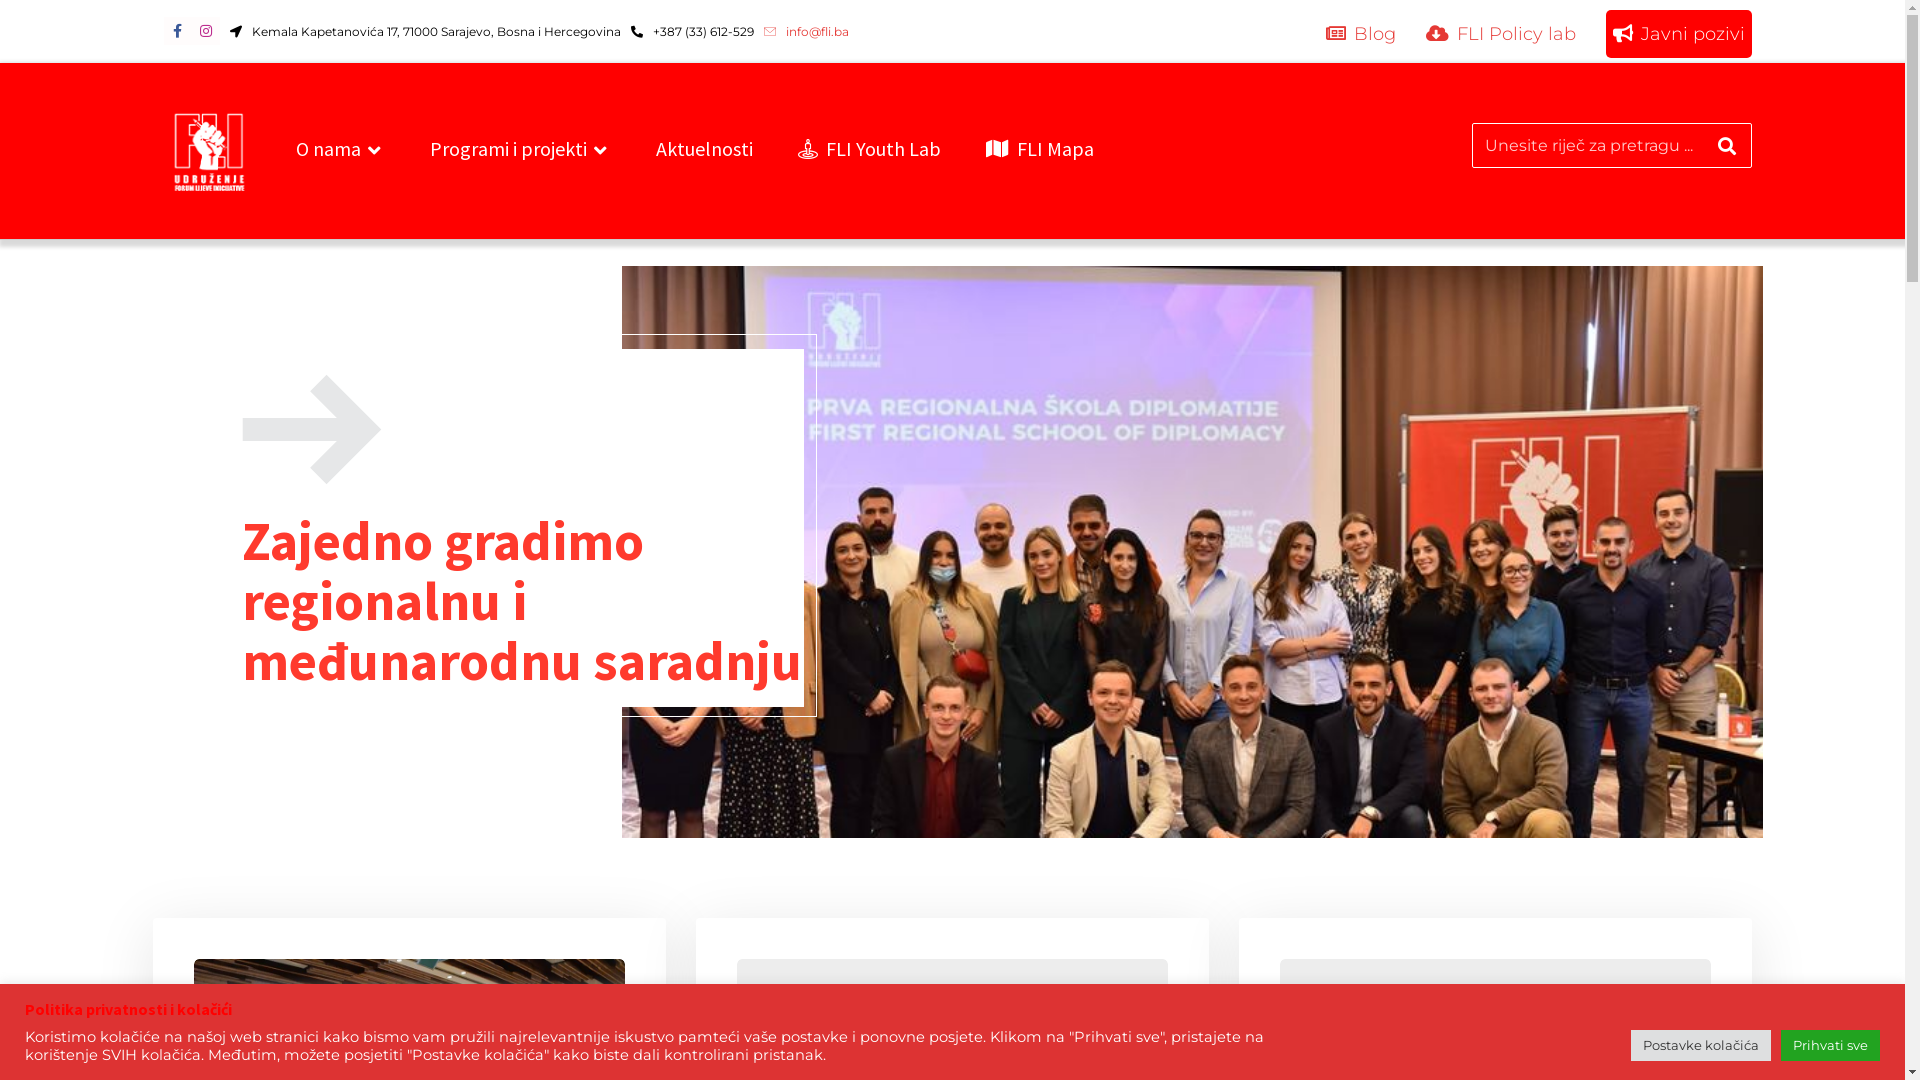  What do you see at coordinates (1679, 34) in the screenshot?
I see `'Javni pozivi'` at bounding box center [1679, 34].